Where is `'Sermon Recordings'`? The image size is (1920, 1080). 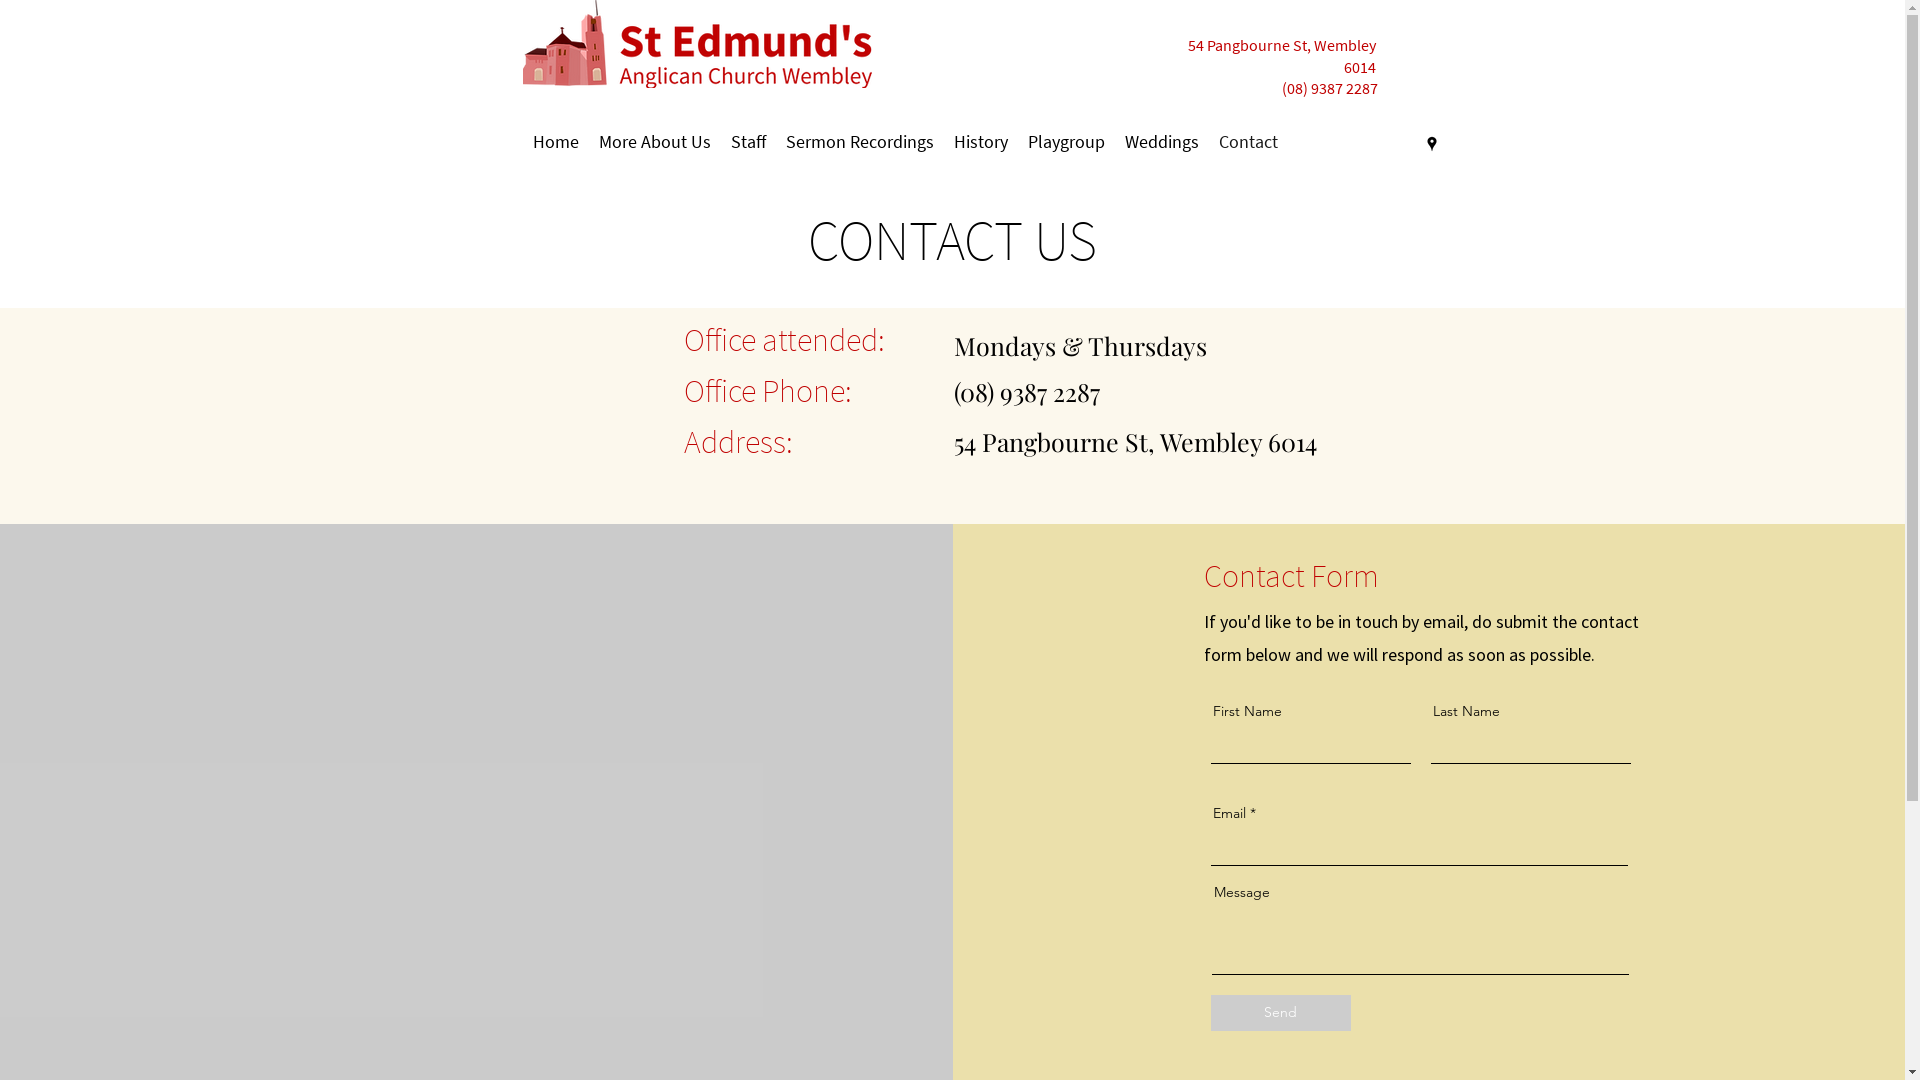
'Sermon Recordings' is located at coordinates (859, 141).